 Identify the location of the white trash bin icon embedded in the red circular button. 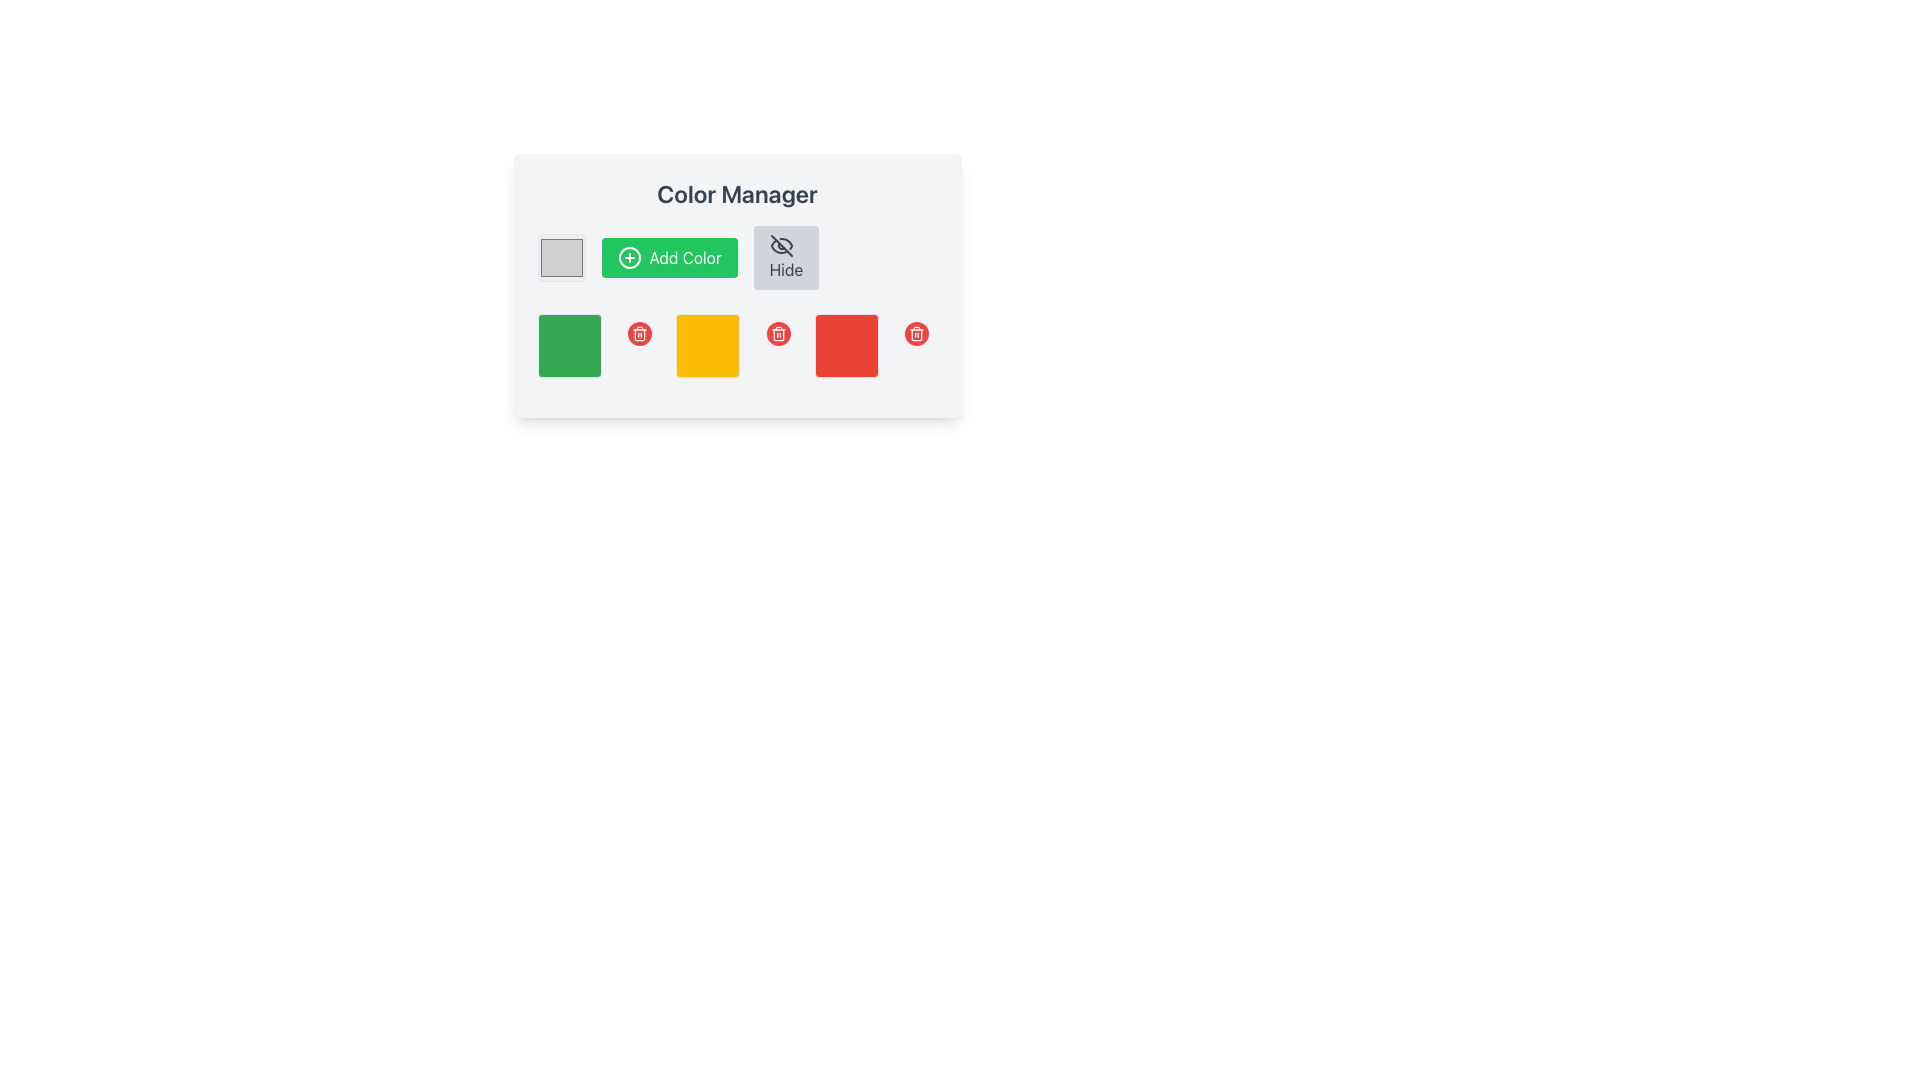
(916, 333).